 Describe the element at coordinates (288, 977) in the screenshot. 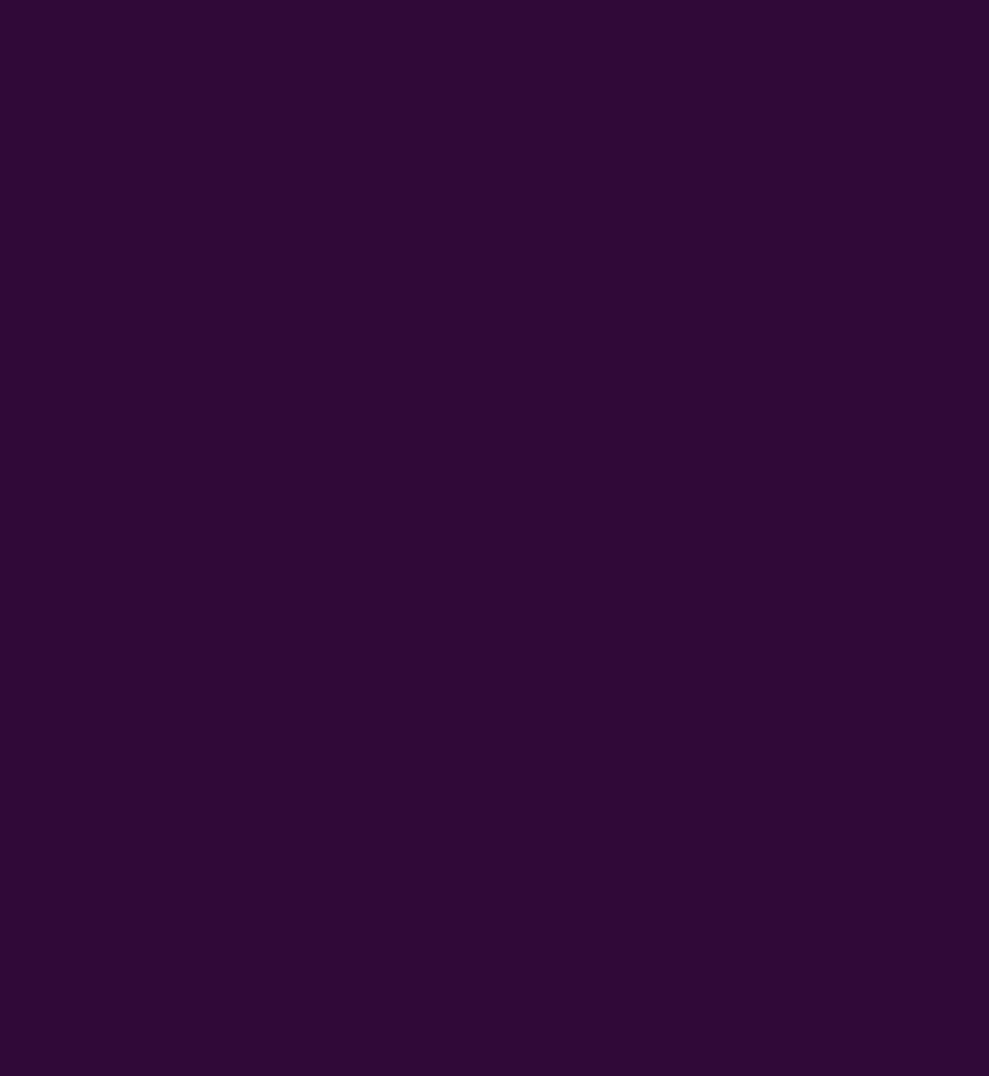

I see `'https://www.mojjackpot.pl'` at that location.